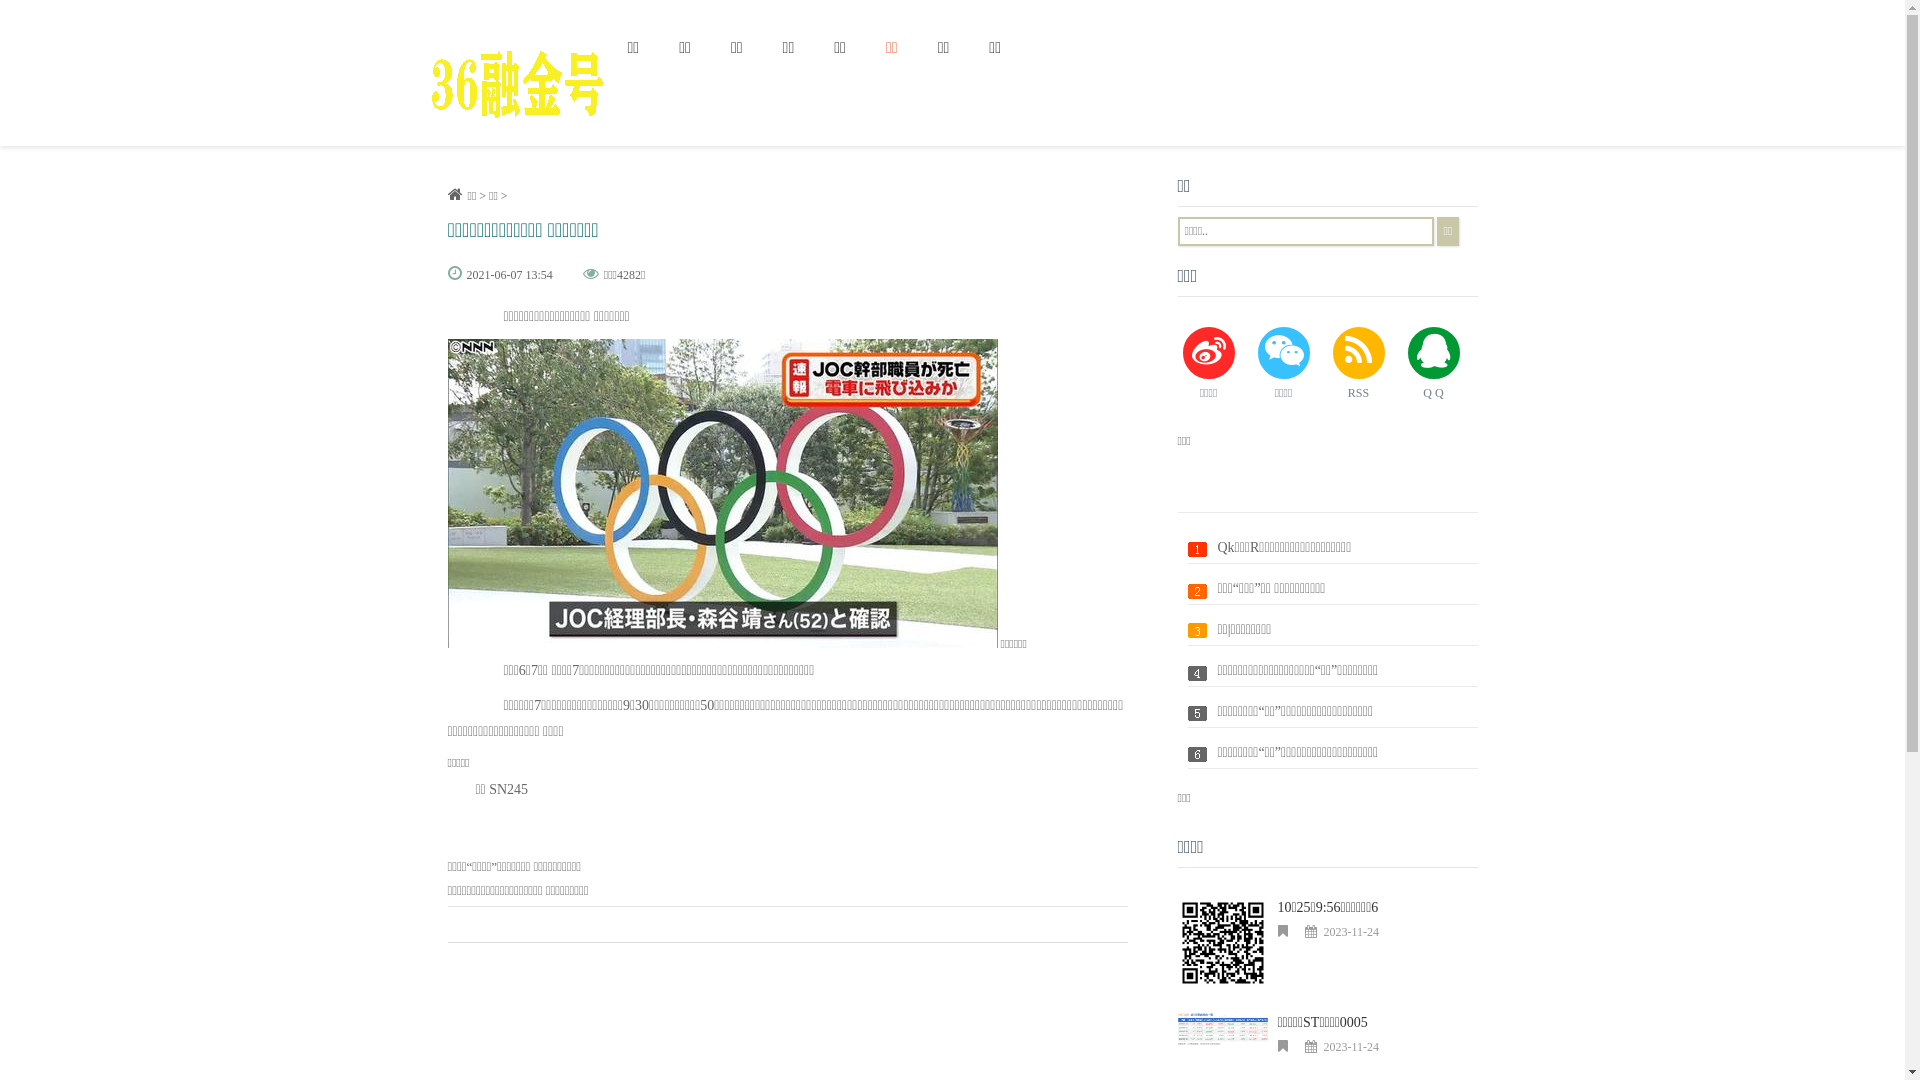 The width and height of the screenshot is (1920, 1080). What do you see at coordinates (1358, 364) in the screenshot?
I see `'RSS'` at bounding box center [1358, 364].